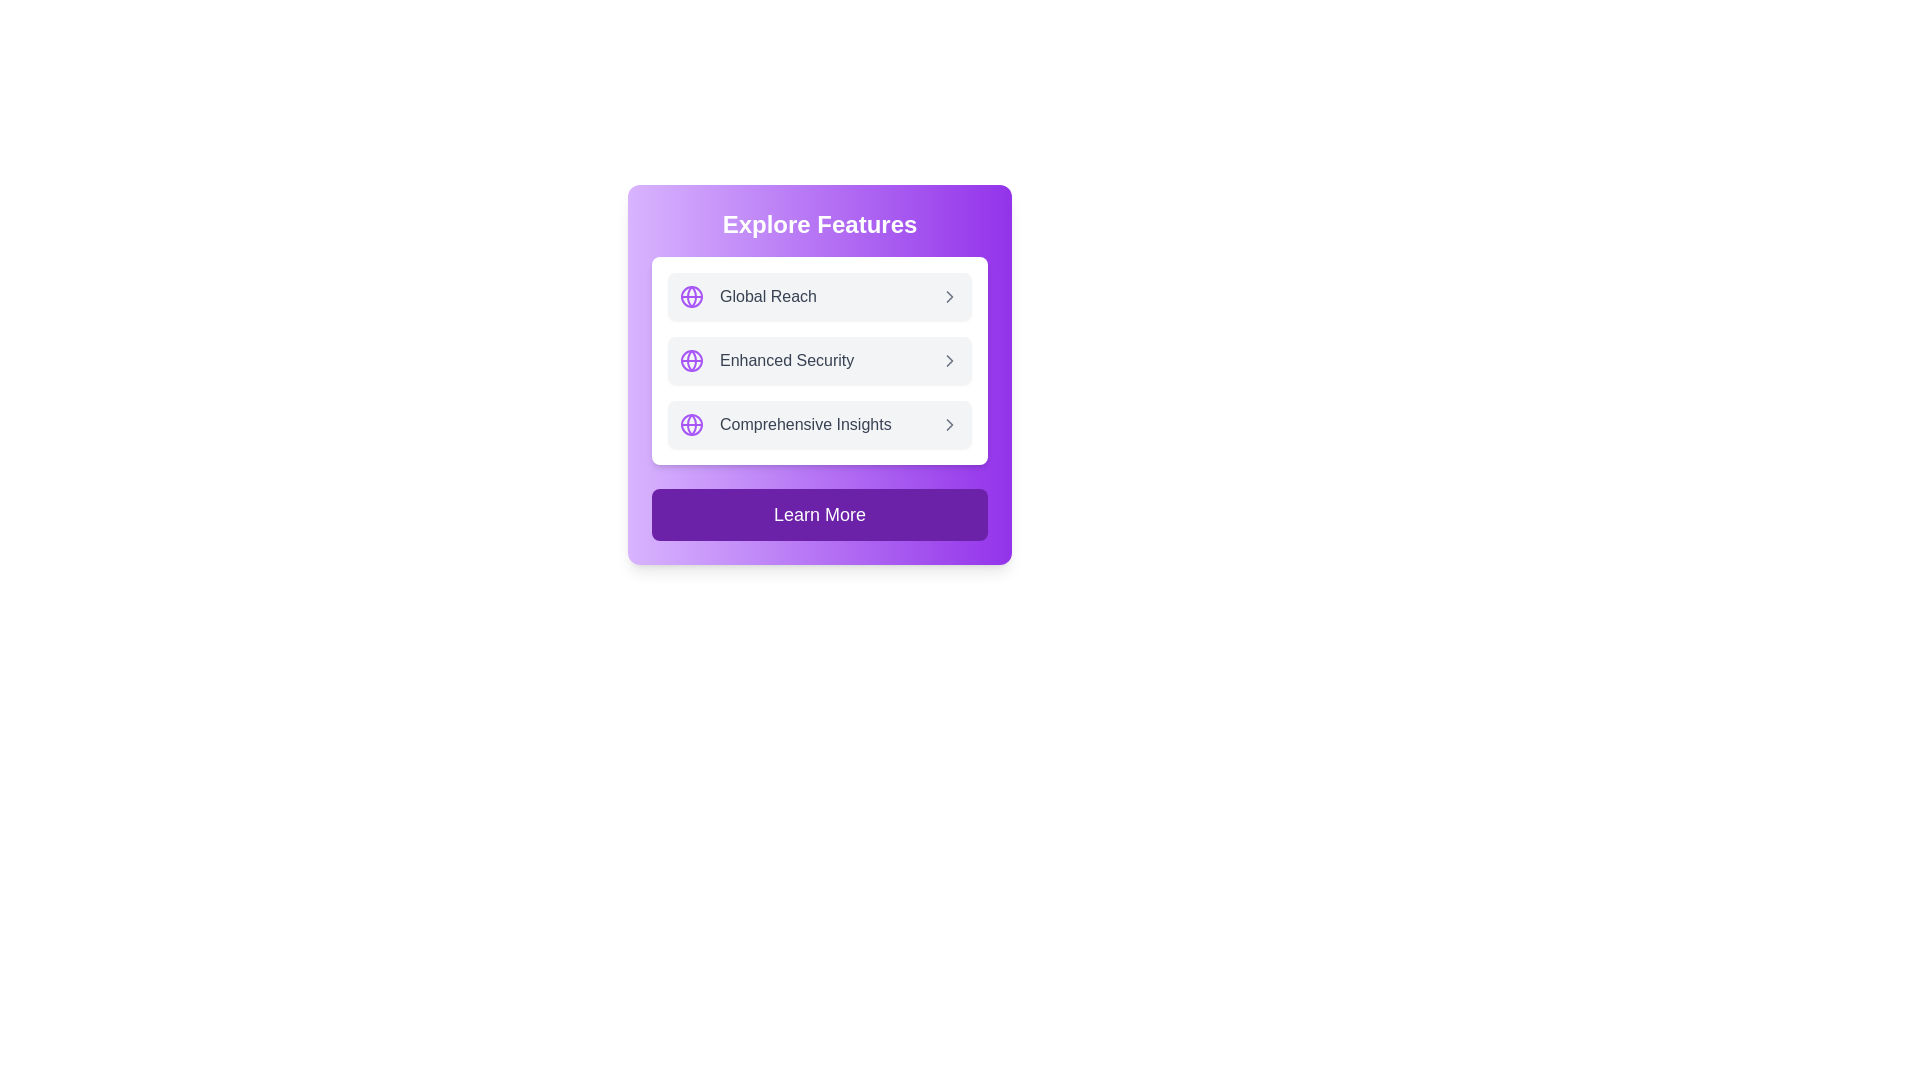 The width and height of the screenshot is (1920, 1080). Describe the element at coordinates (820, 514) in the screenshot. I see `the 'Learn More' button with a purple background and white text` at that location.